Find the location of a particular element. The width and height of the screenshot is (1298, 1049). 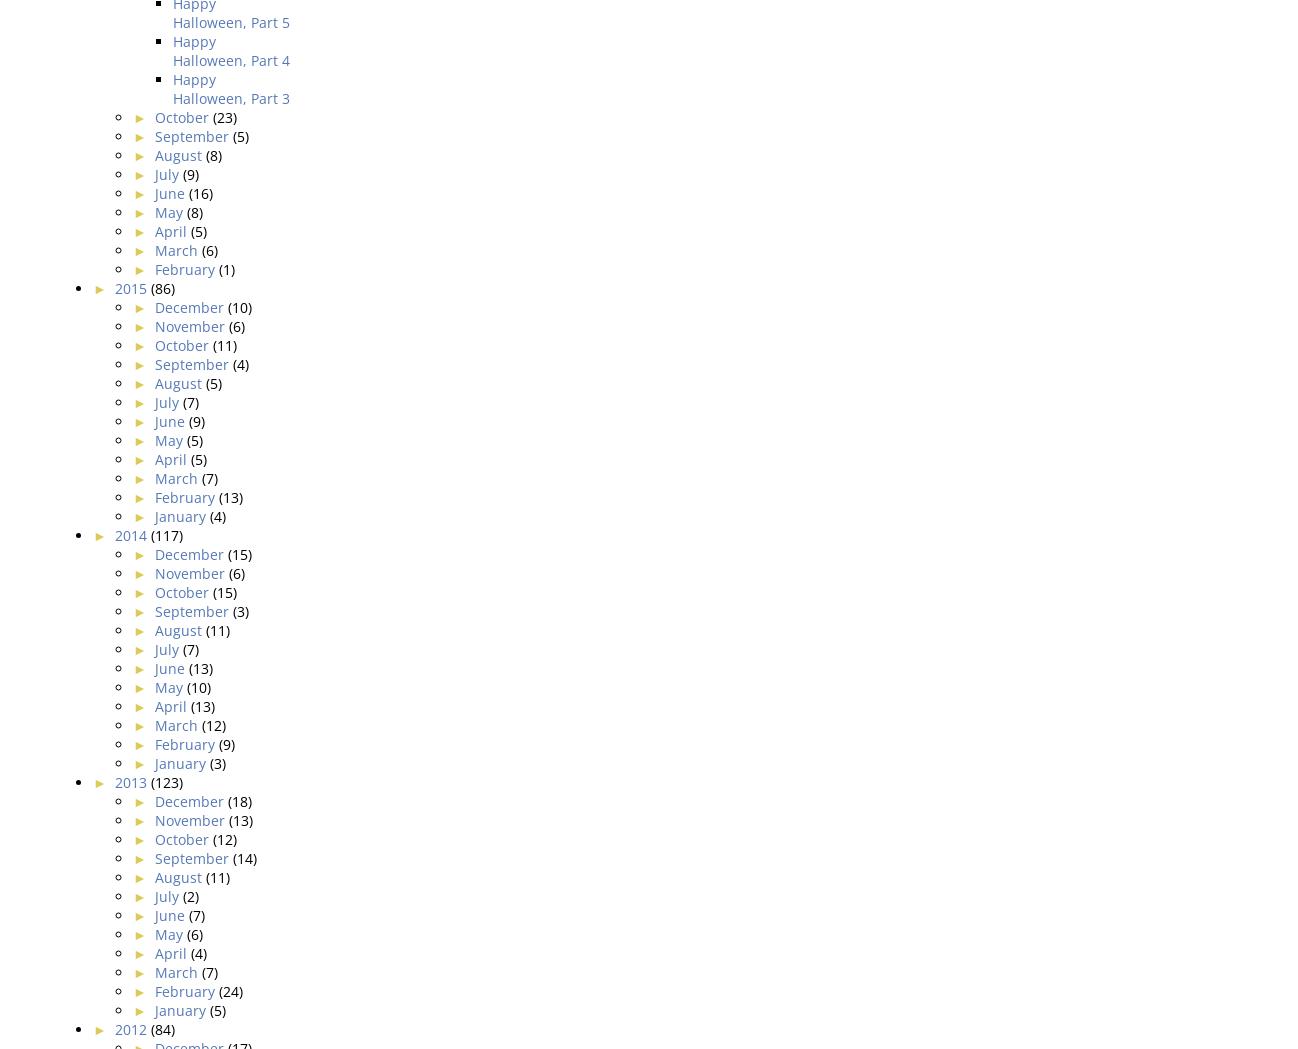

'(123)' is located at coordinates (165, 781).